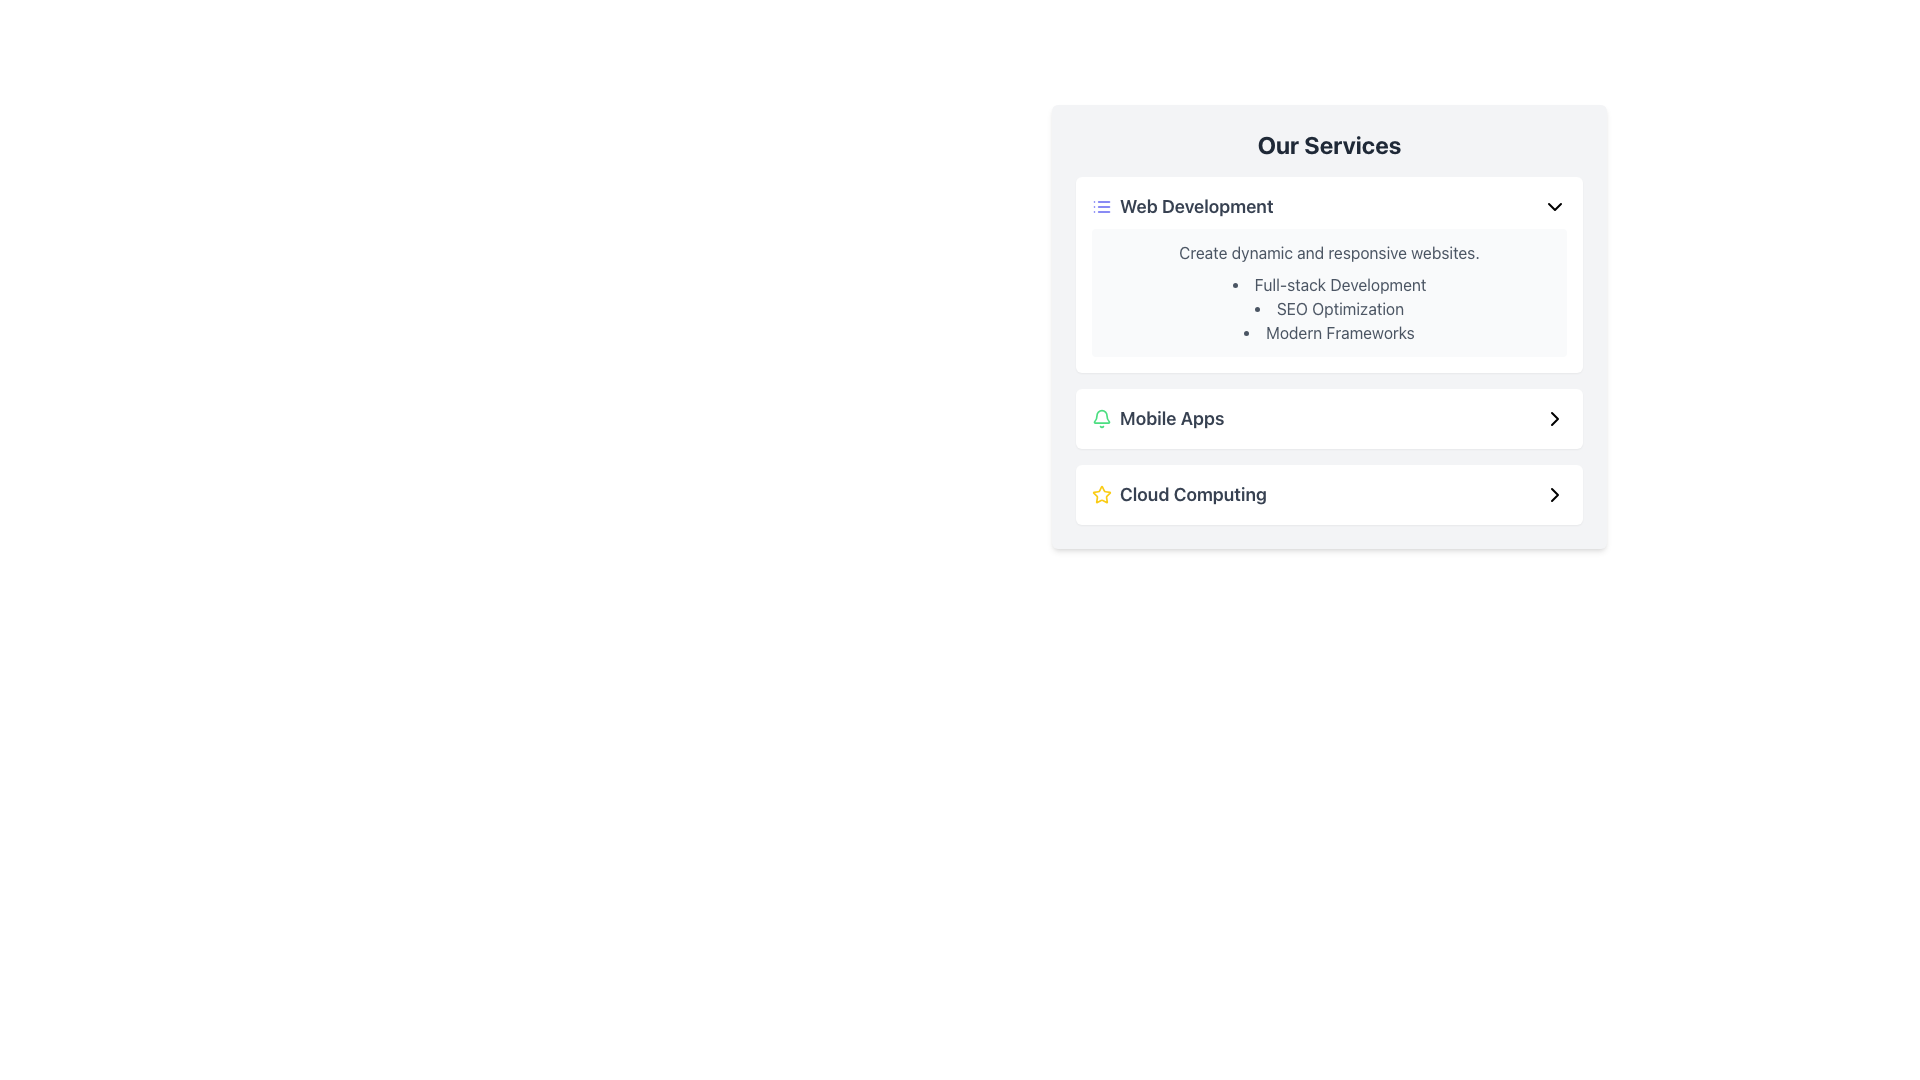 The width and height of the screenshot is (1920, 1080). What do you see at coordinates (1329, 252) in the screenshot?
I see `the textual segment displaying 'Create dynamic and responsive websites.' located beneath the 'Web Development' header in the 'Our Services' module` at bounding box center [1329, 252].